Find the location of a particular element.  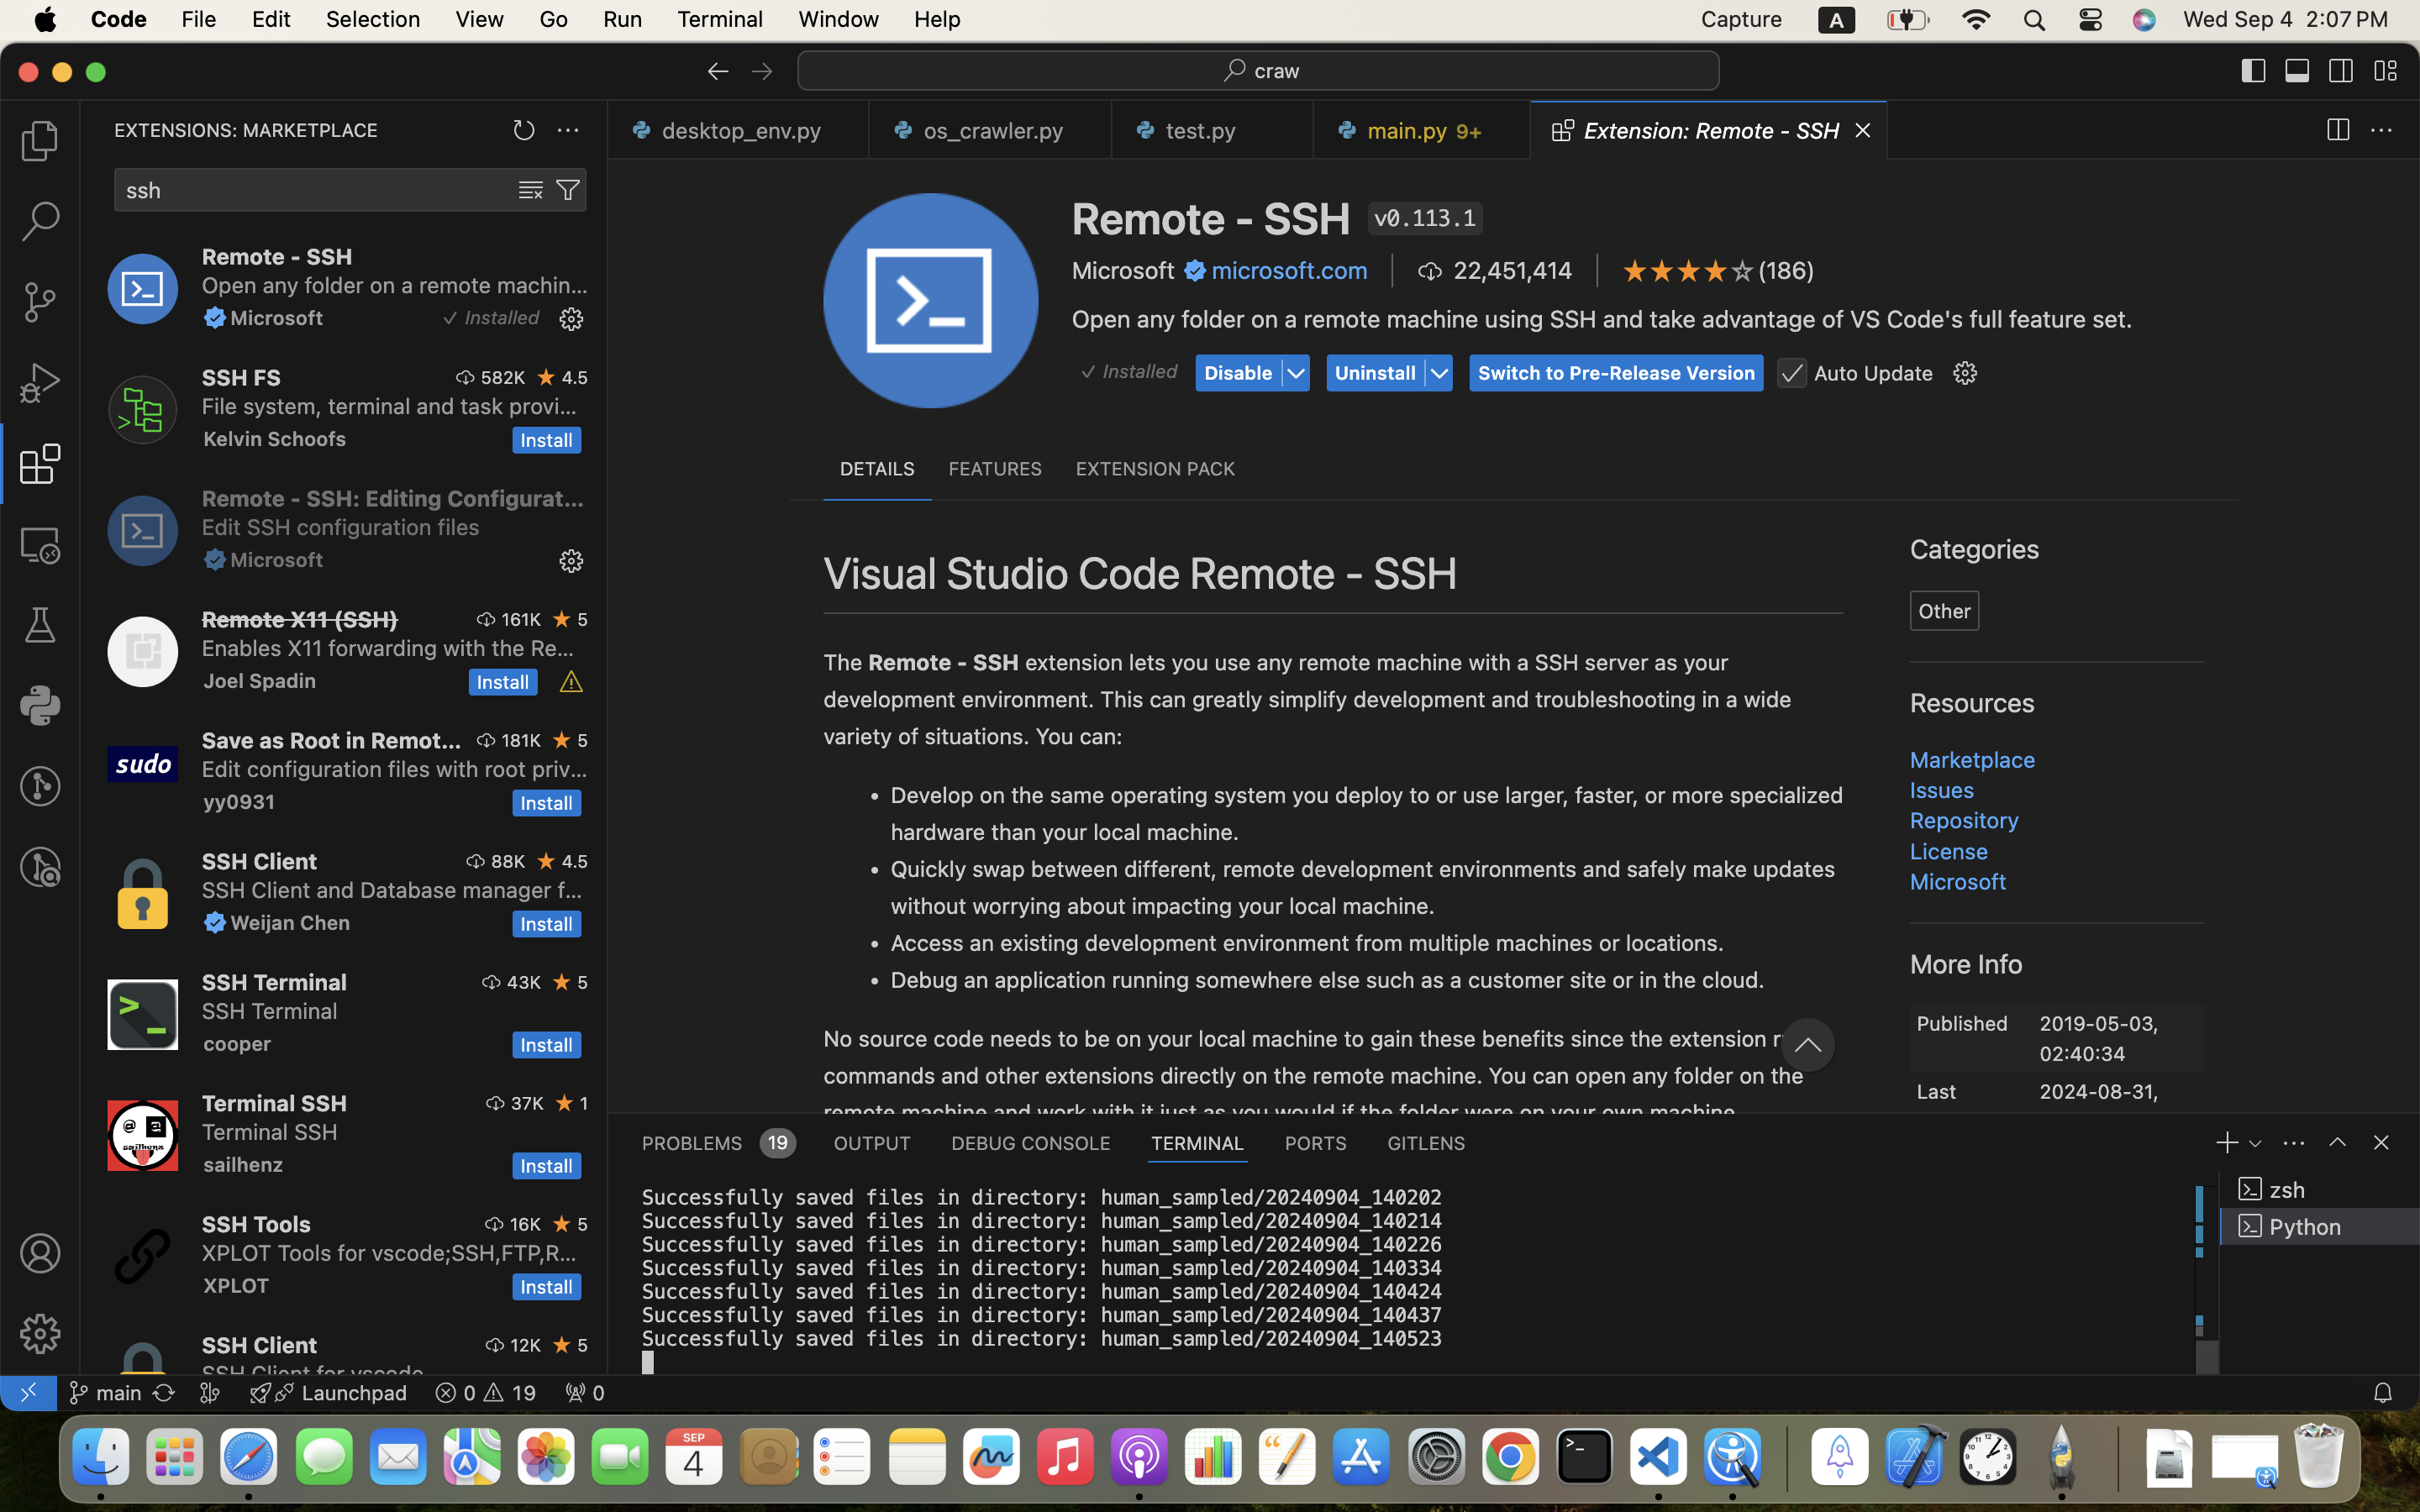

'' is located at coordinates (2338, 1142).